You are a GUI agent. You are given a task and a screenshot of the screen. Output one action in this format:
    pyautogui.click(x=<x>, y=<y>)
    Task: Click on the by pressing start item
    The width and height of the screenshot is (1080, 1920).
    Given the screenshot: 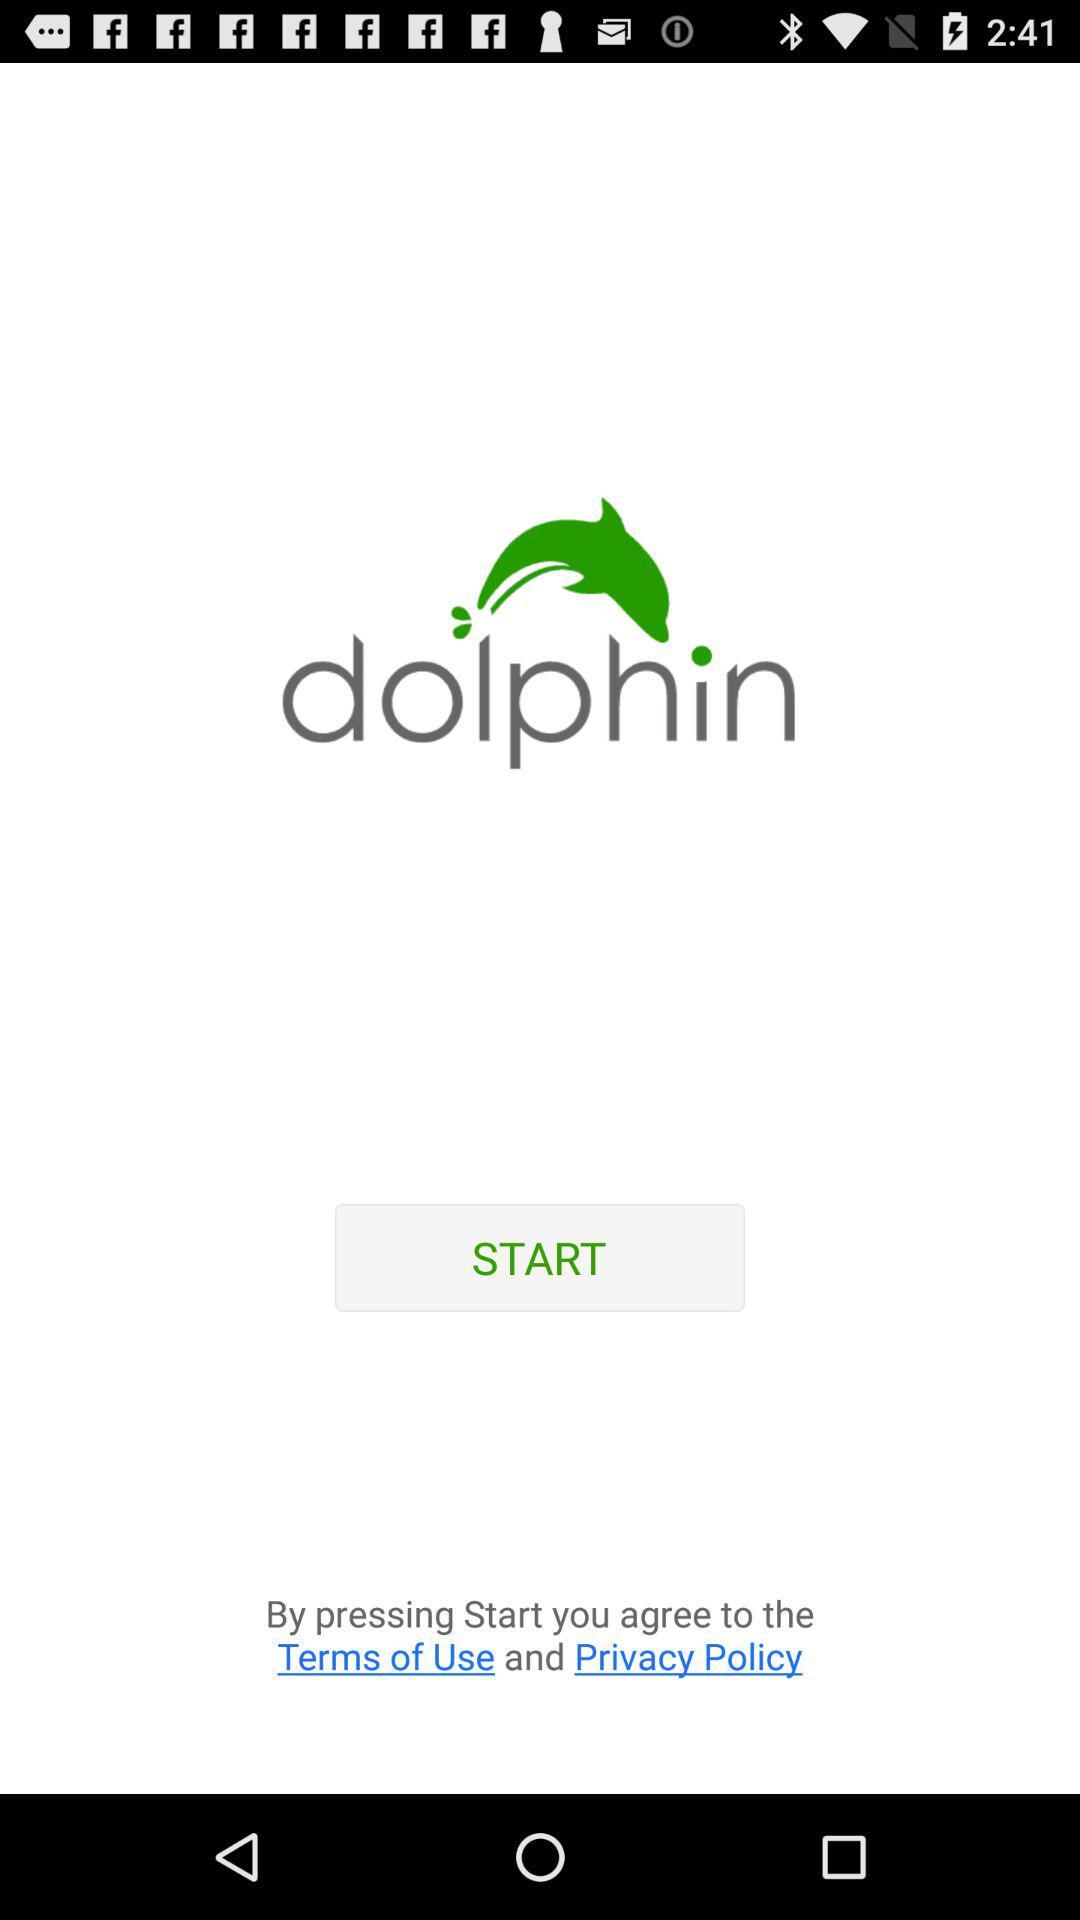 What is the action you would take?
    pyautogui.click(x=540, y=1564)
    